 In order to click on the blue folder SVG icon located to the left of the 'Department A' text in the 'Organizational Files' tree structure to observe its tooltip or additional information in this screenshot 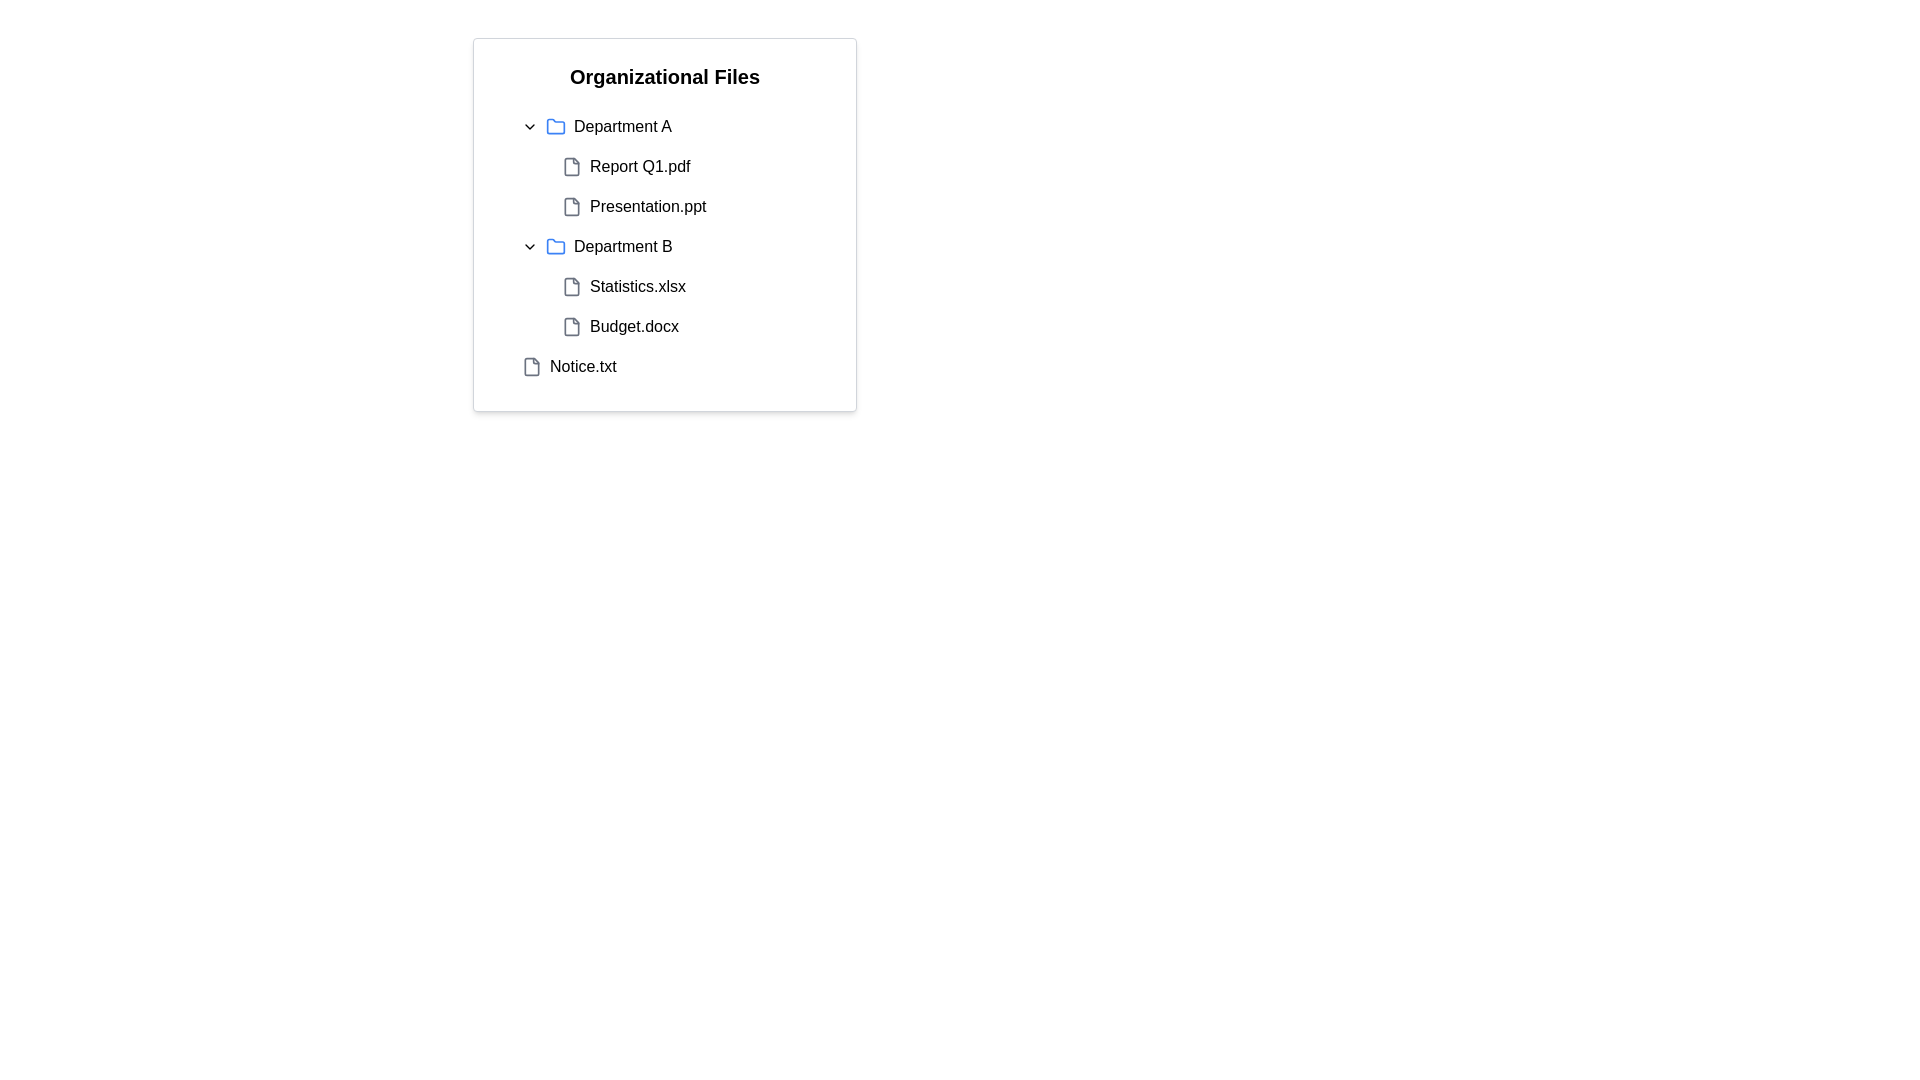, I will do `click(556, 127)`.